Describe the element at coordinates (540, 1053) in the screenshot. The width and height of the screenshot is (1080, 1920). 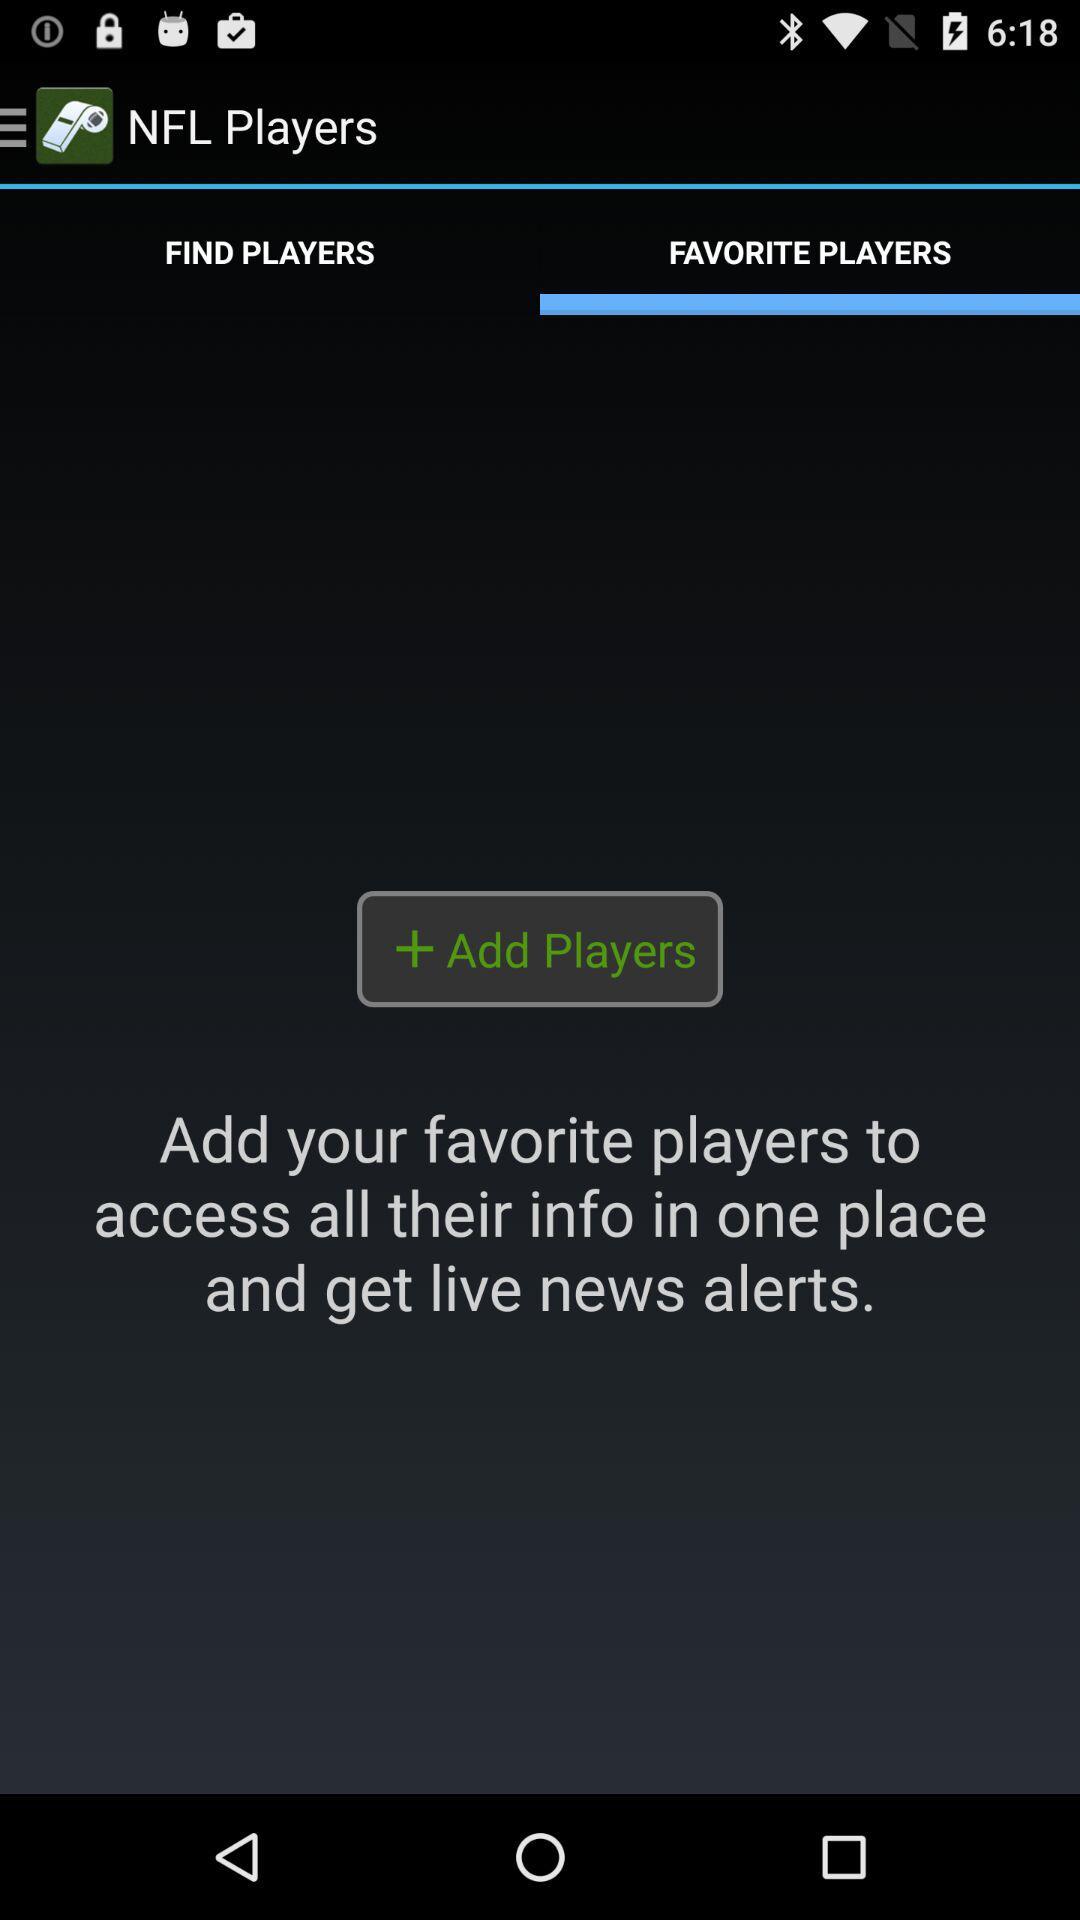
I see `main screen` at that location.